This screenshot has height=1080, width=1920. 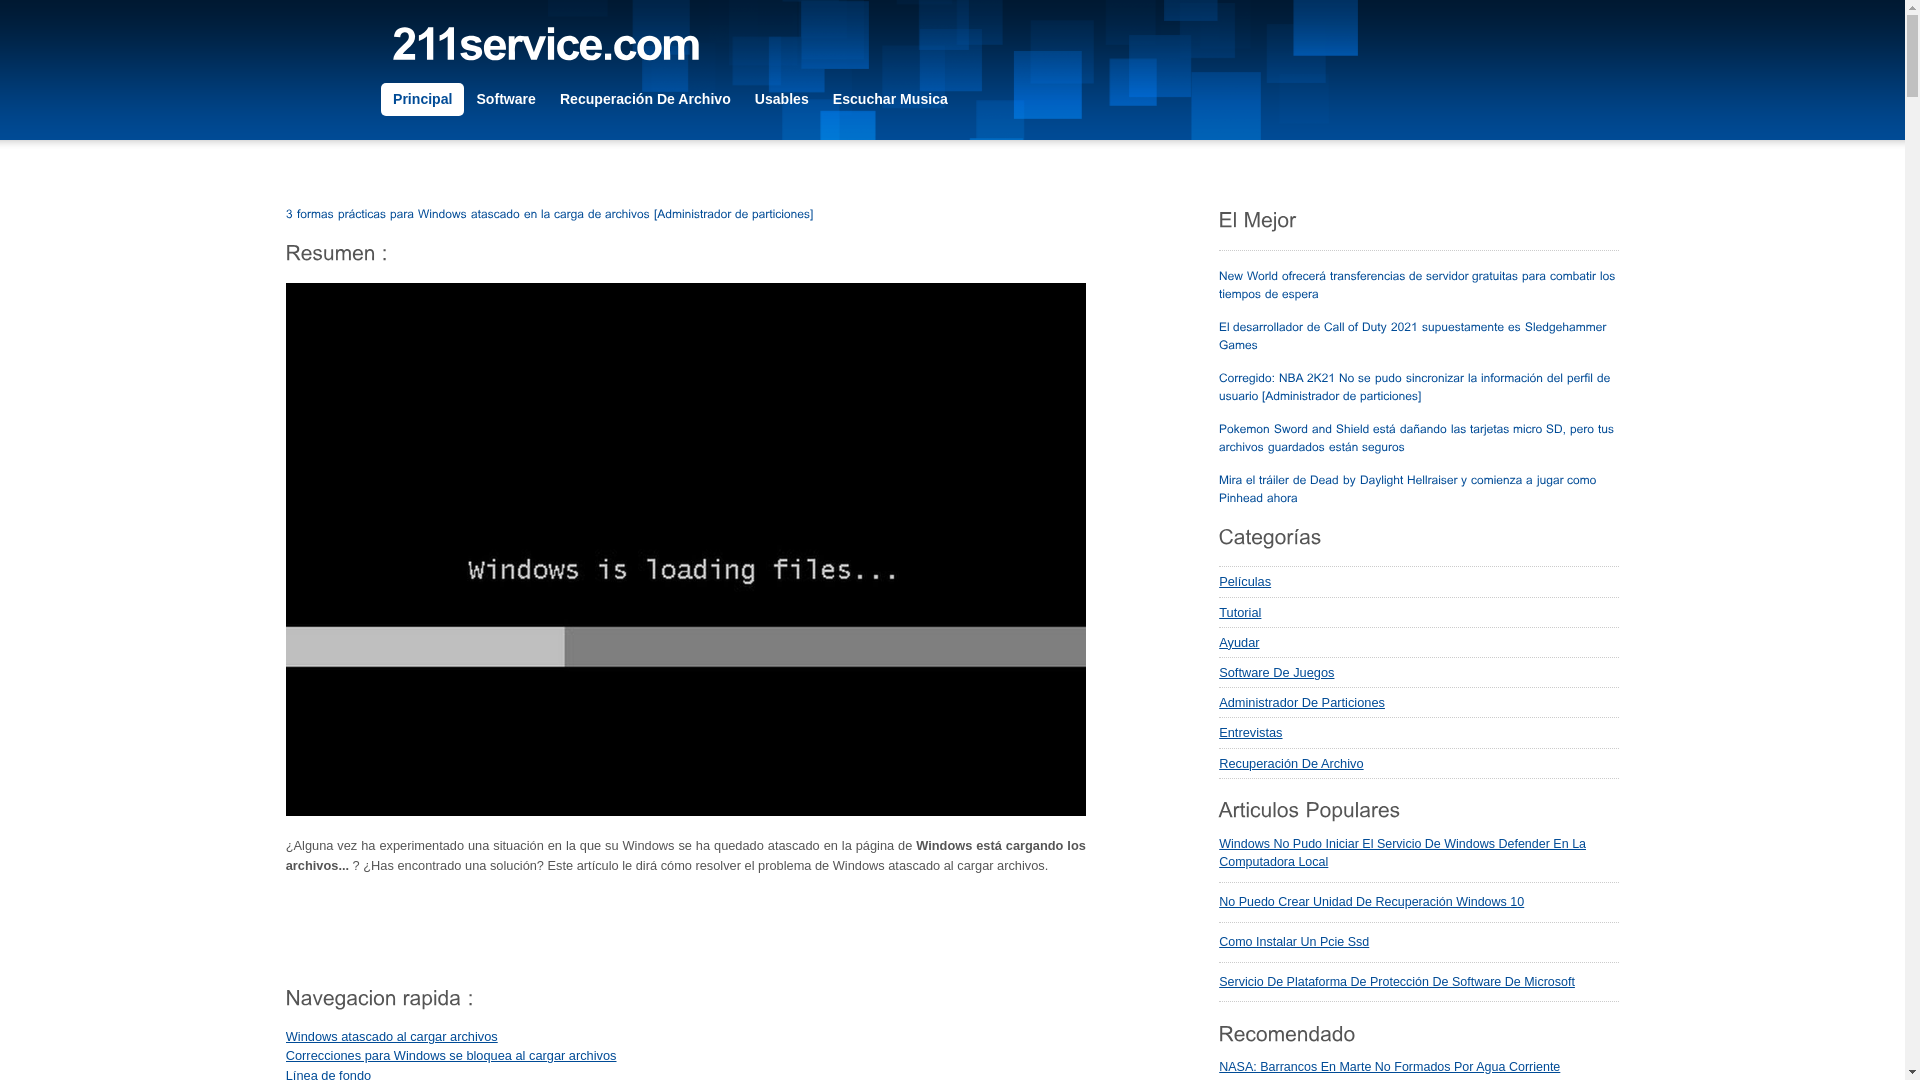 What do you see at coordinates (1294, 941) in the screenshot?
I see `'Como Instalar Un Pcie Ssd'` at bounding box center [1294, 941].